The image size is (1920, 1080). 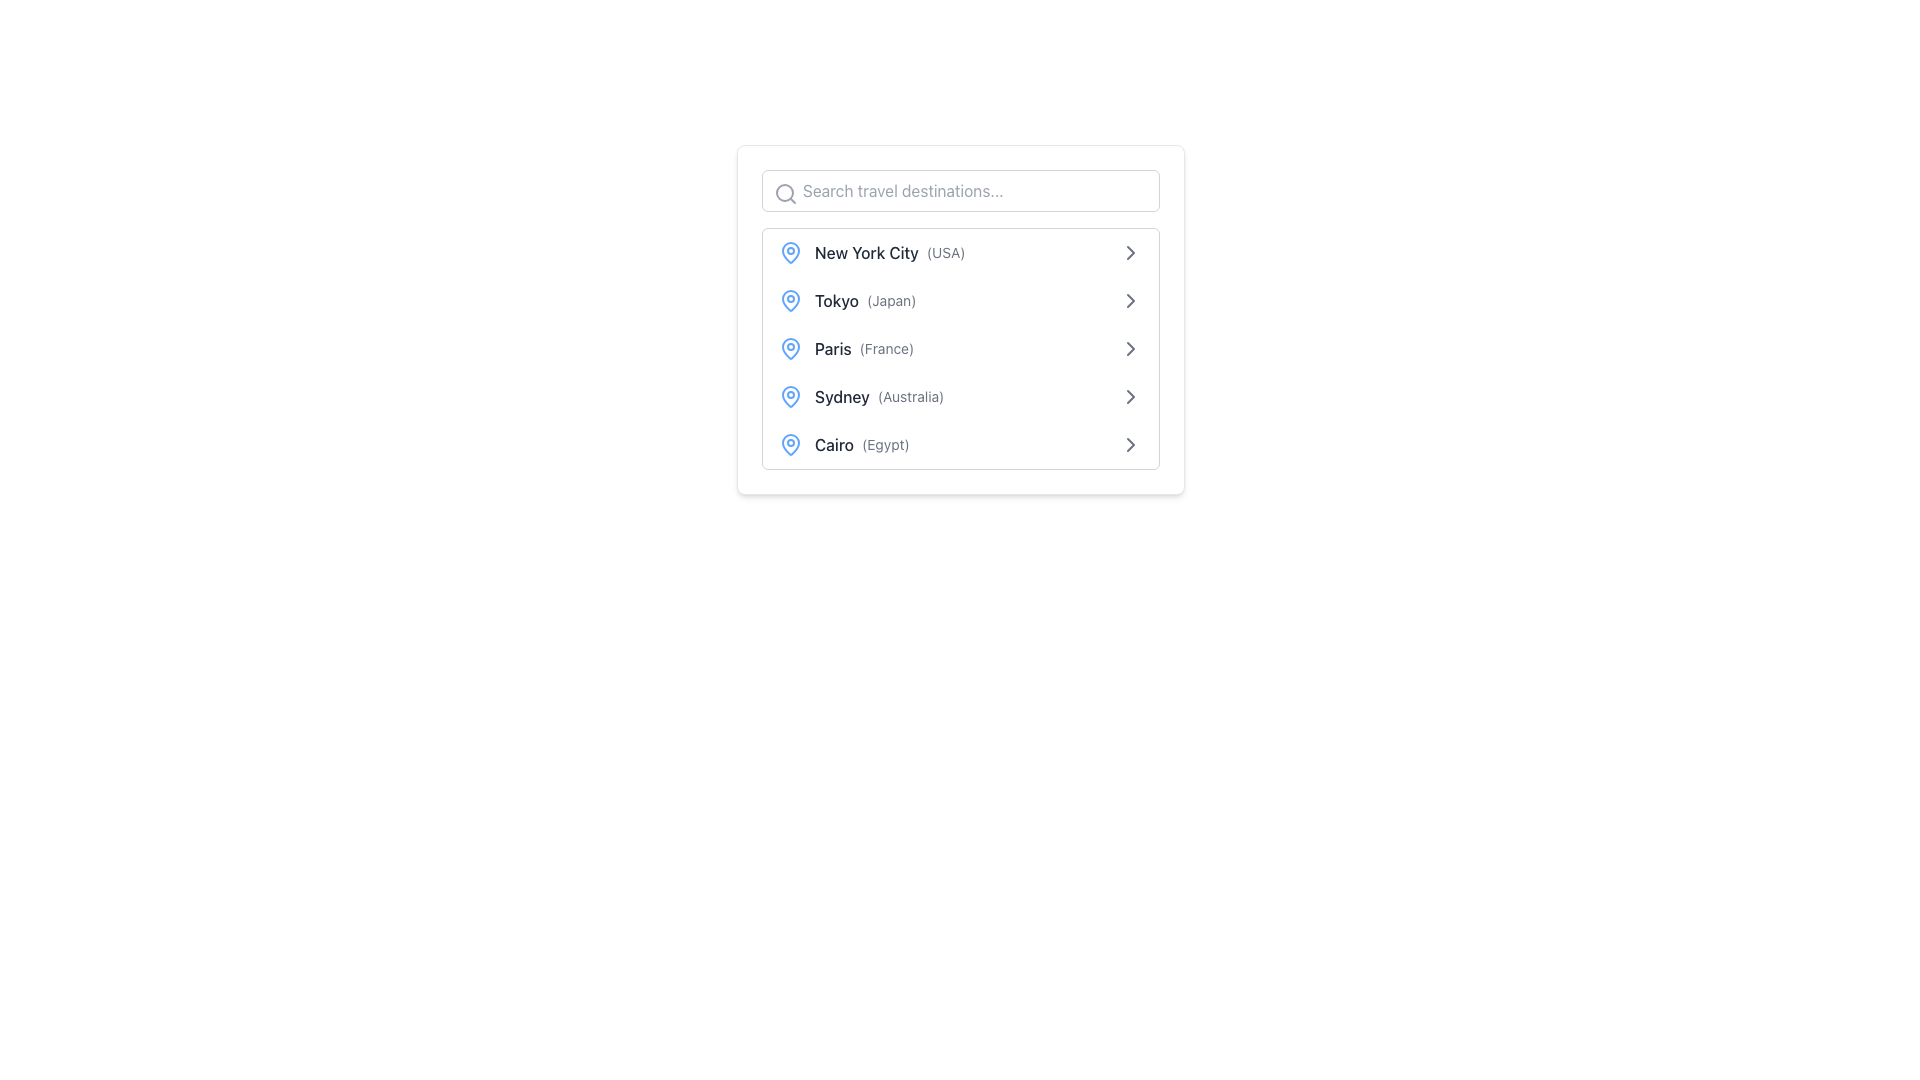 What do you see at coordinates (790, 252) in the screenshot?
I see `the icon representing the location 'New York City (USA)' which is the first item in the list within a card interface on the webpage` at bounding box center [790, 252].